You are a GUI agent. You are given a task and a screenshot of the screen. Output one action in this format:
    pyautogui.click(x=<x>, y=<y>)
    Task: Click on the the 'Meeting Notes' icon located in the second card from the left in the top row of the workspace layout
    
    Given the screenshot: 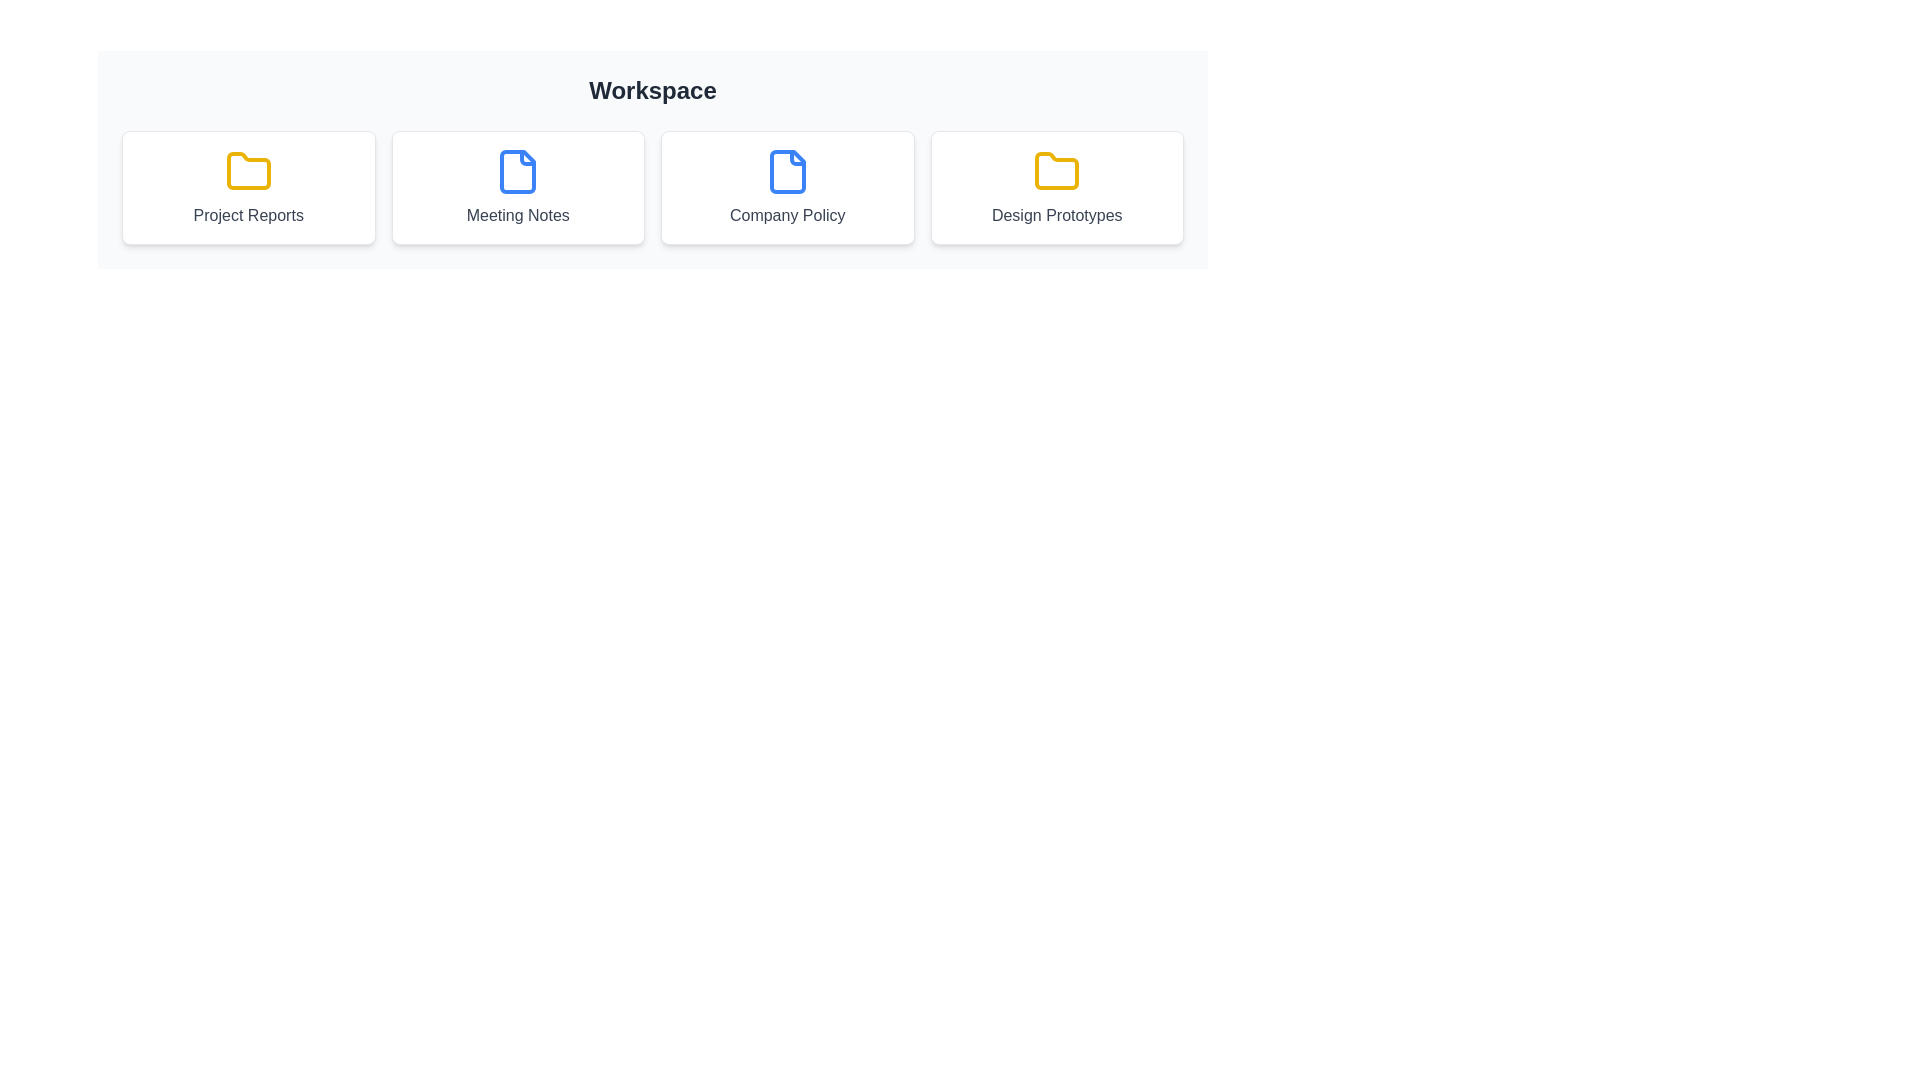 What is the action you would take?
    pyautogui.click(x=518, y=171)
    